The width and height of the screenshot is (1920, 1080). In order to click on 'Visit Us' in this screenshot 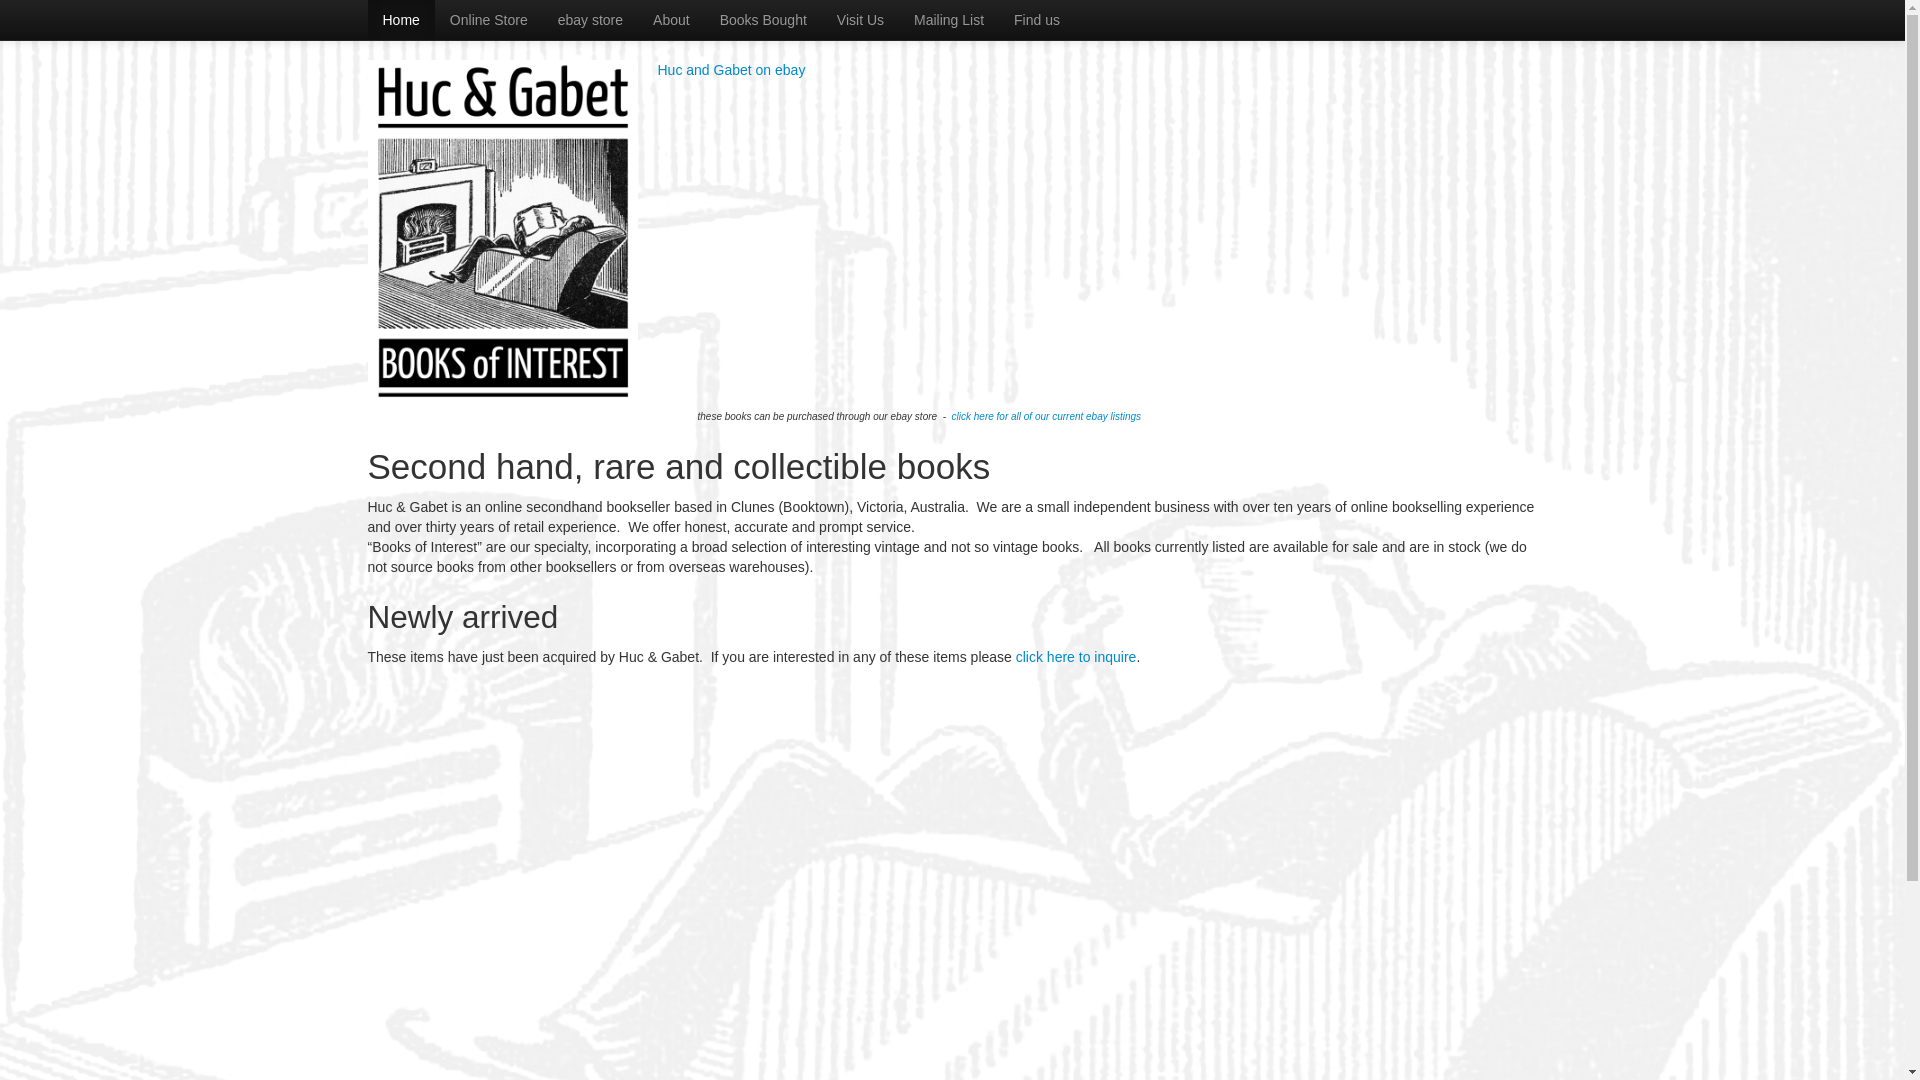, I will do `click(860, 19)`.